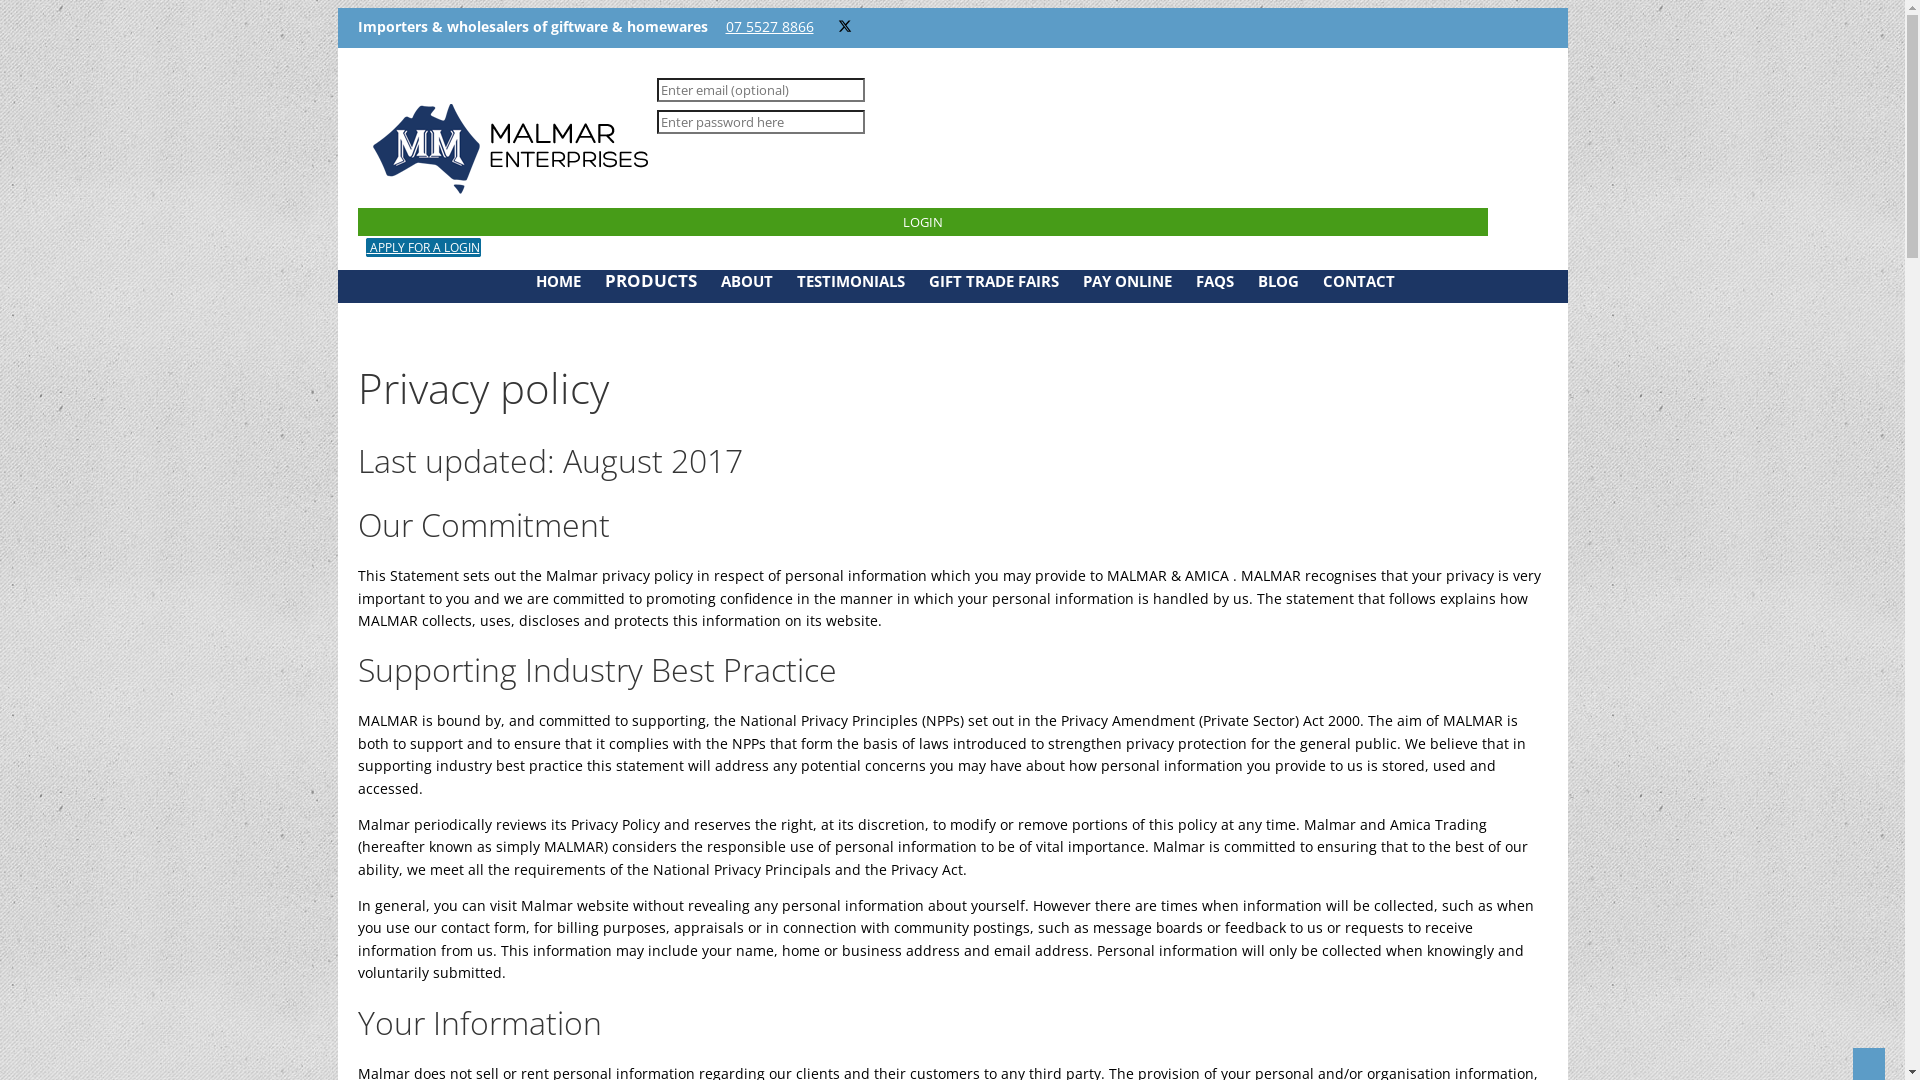 Image resolution: width=1920 pixels, height=1080 pixels. I want to click on 'HOME', so click(536, 281).